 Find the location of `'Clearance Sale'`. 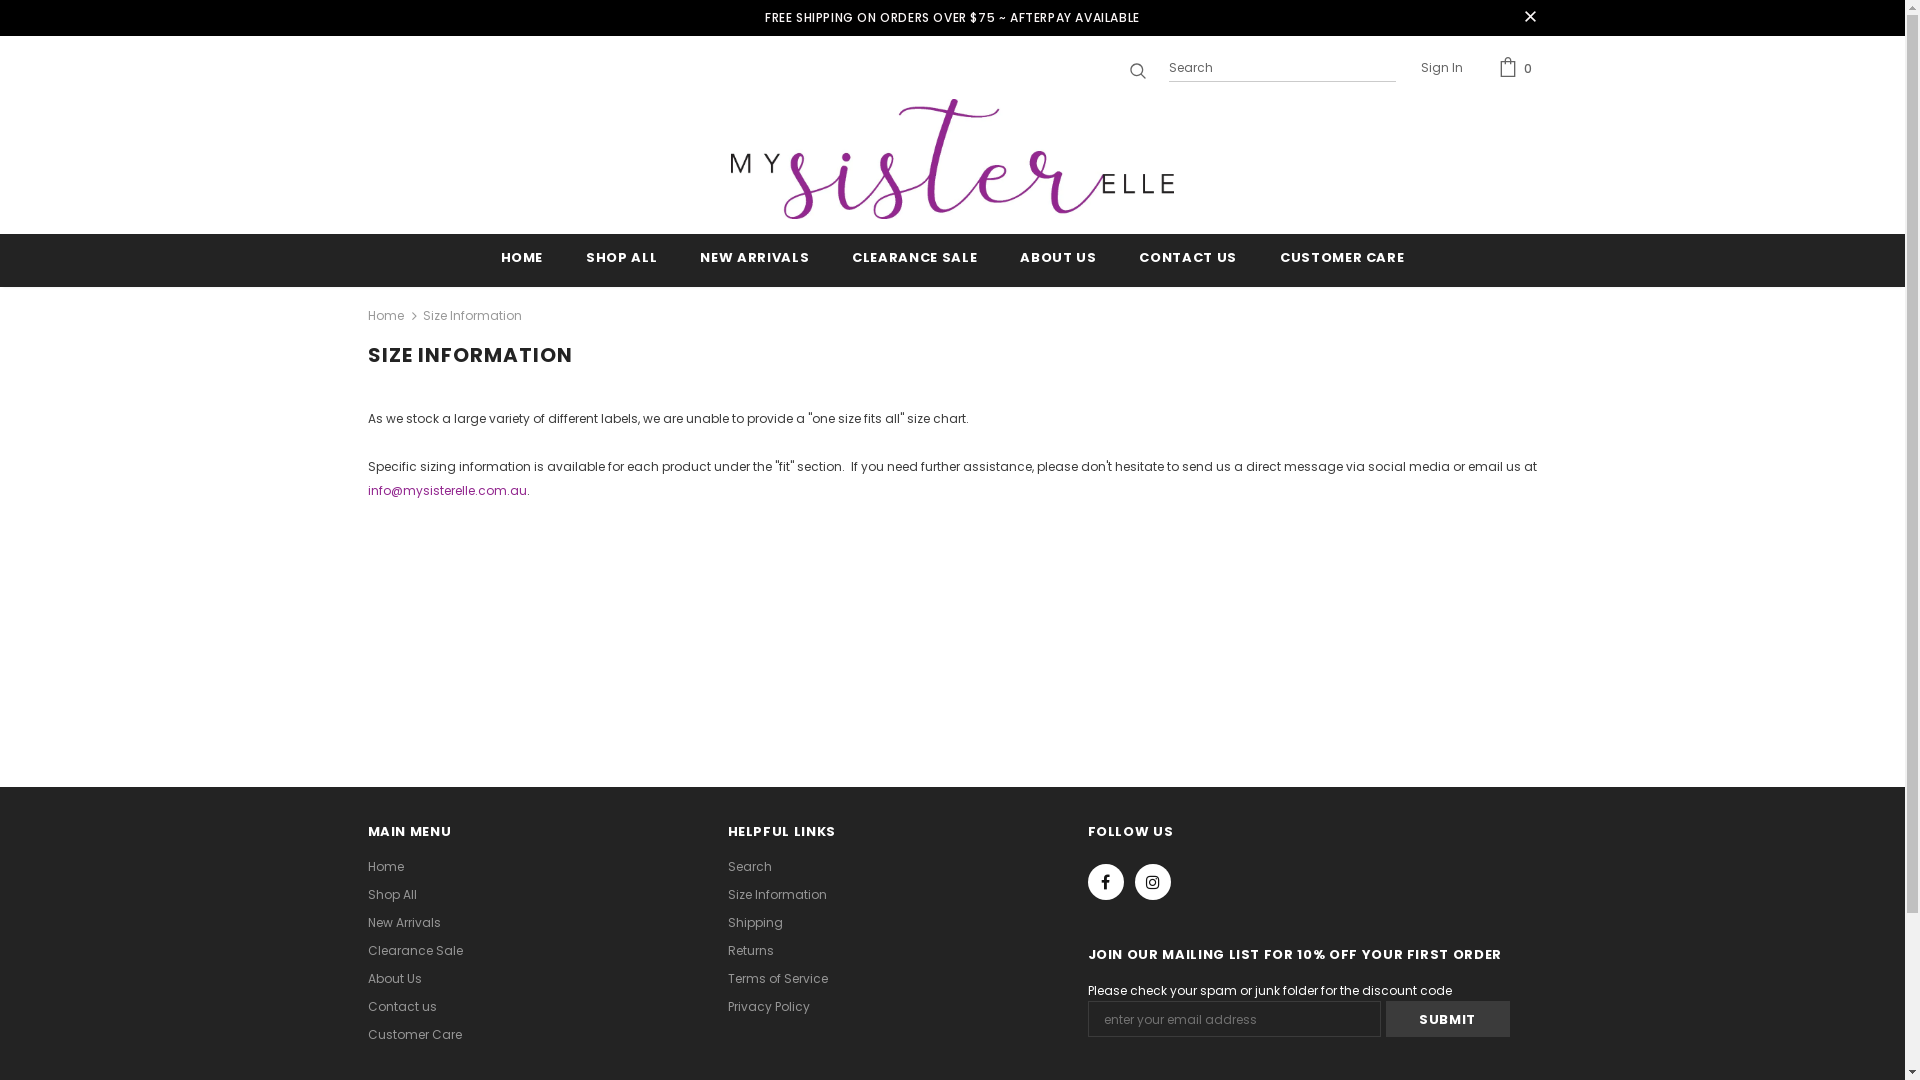

'Clearance Sale' is located at coordinates (414, 950).